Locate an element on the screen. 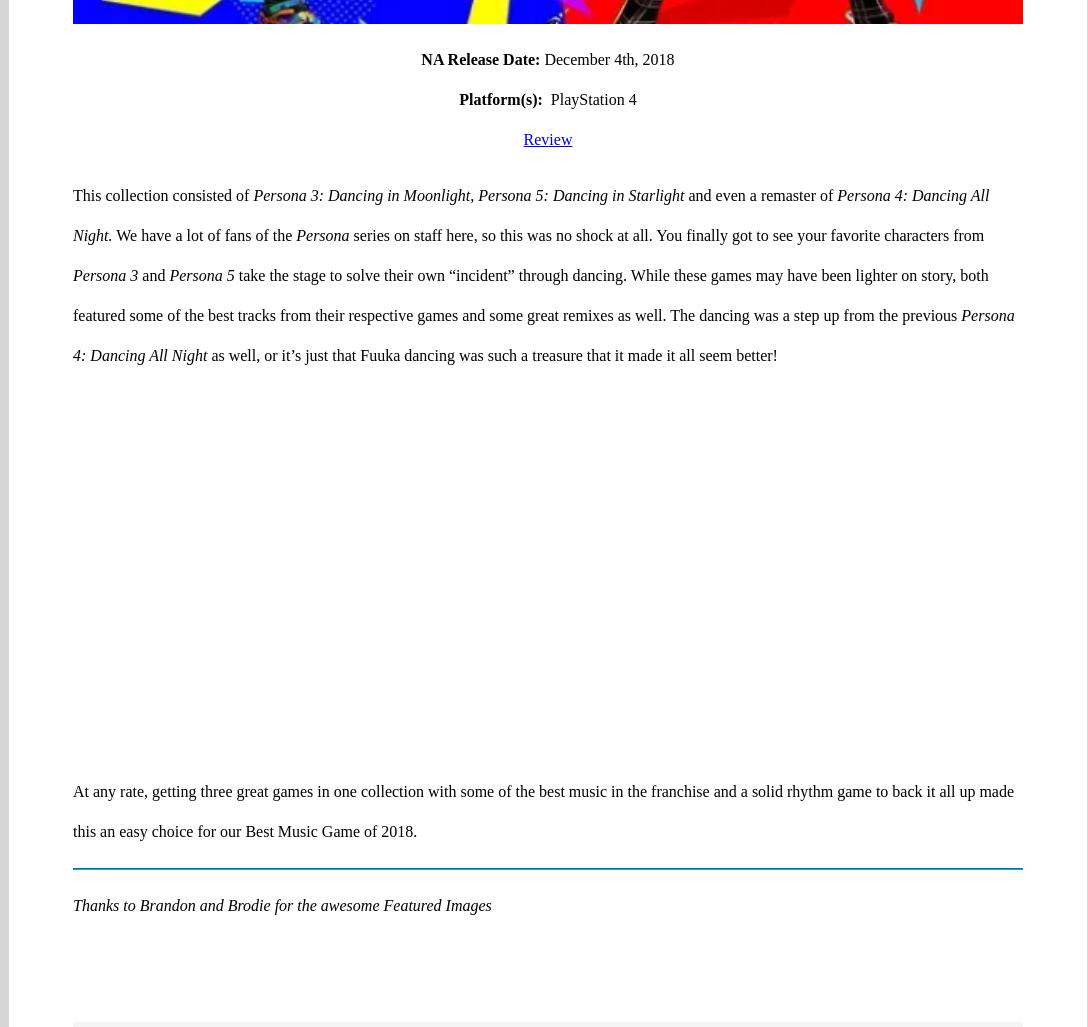  'This collection consisted of' is located at coordinates (73, 117).